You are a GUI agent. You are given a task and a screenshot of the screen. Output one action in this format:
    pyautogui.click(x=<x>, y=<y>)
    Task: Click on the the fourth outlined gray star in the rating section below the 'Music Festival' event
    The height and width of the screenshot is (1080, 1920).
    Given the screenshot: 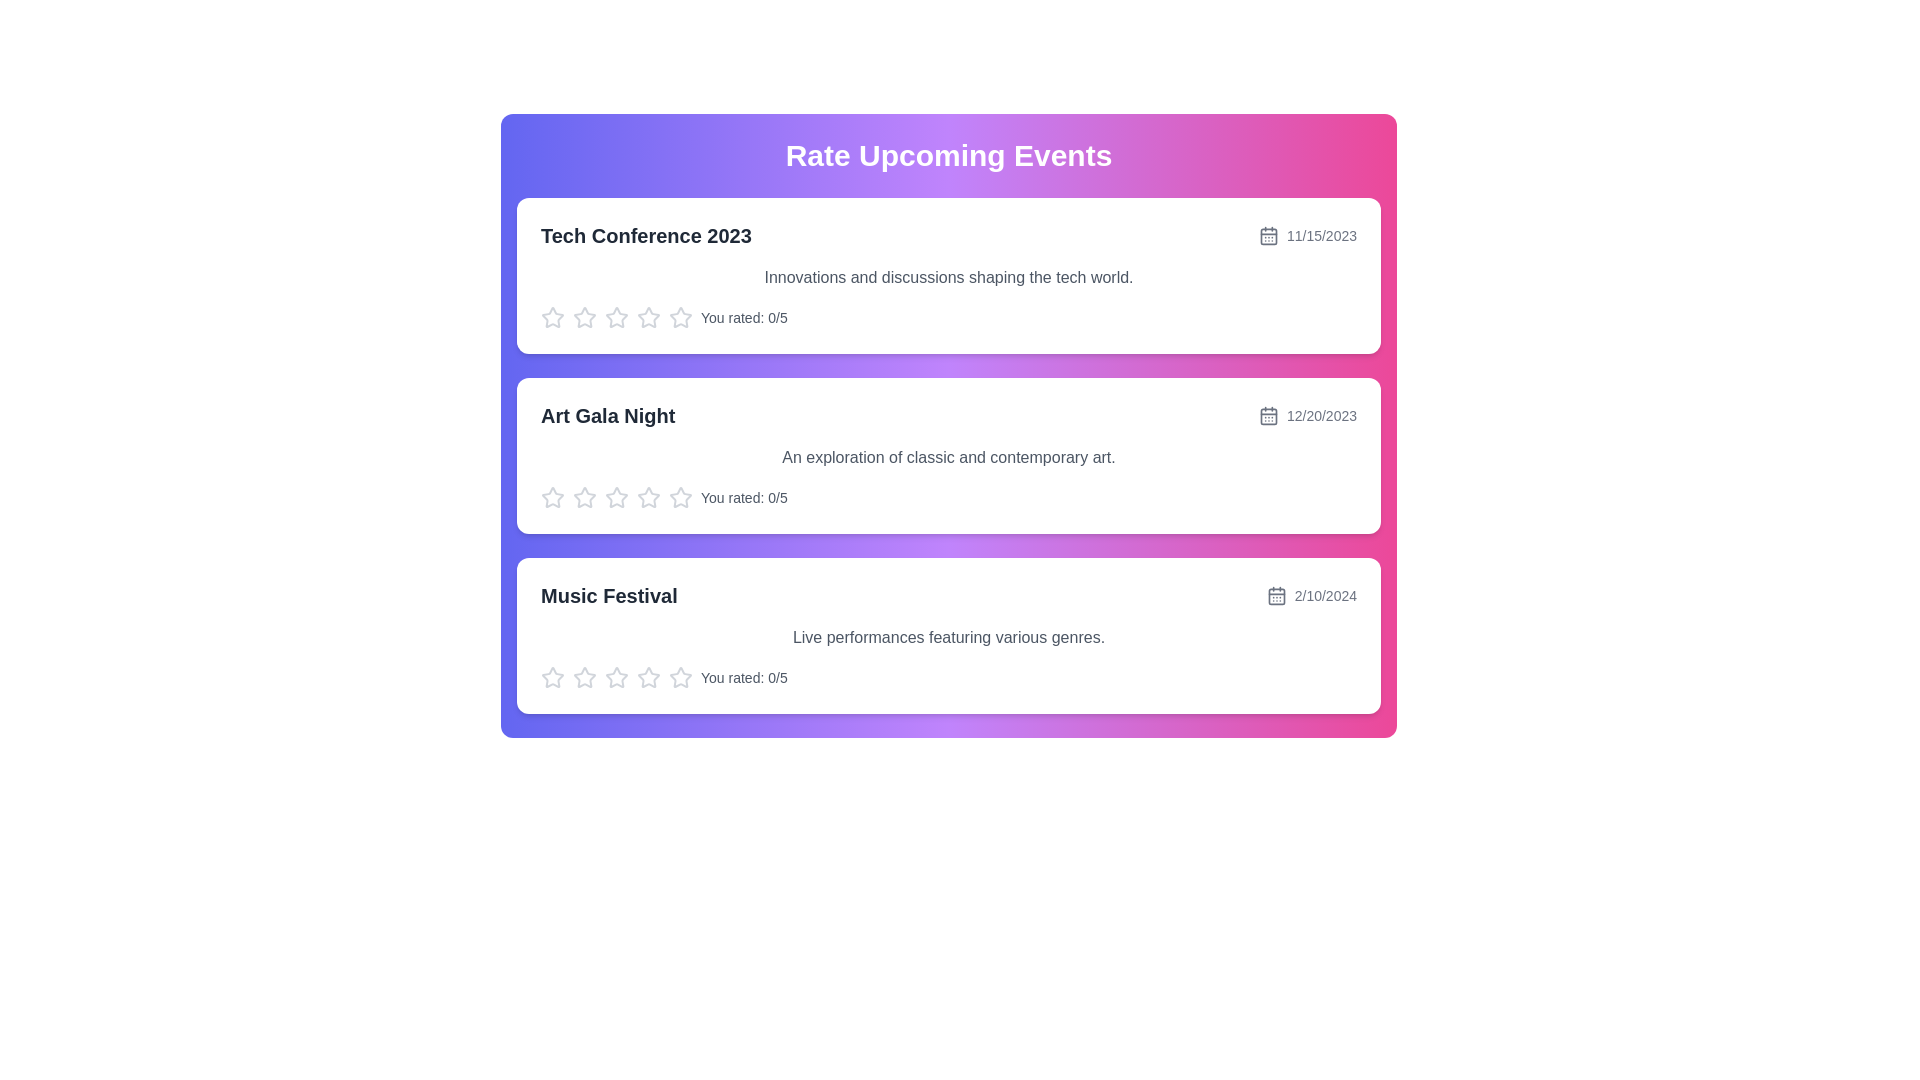 What is the action you would take?
    pyautogui.click(x=616, y=677)
    